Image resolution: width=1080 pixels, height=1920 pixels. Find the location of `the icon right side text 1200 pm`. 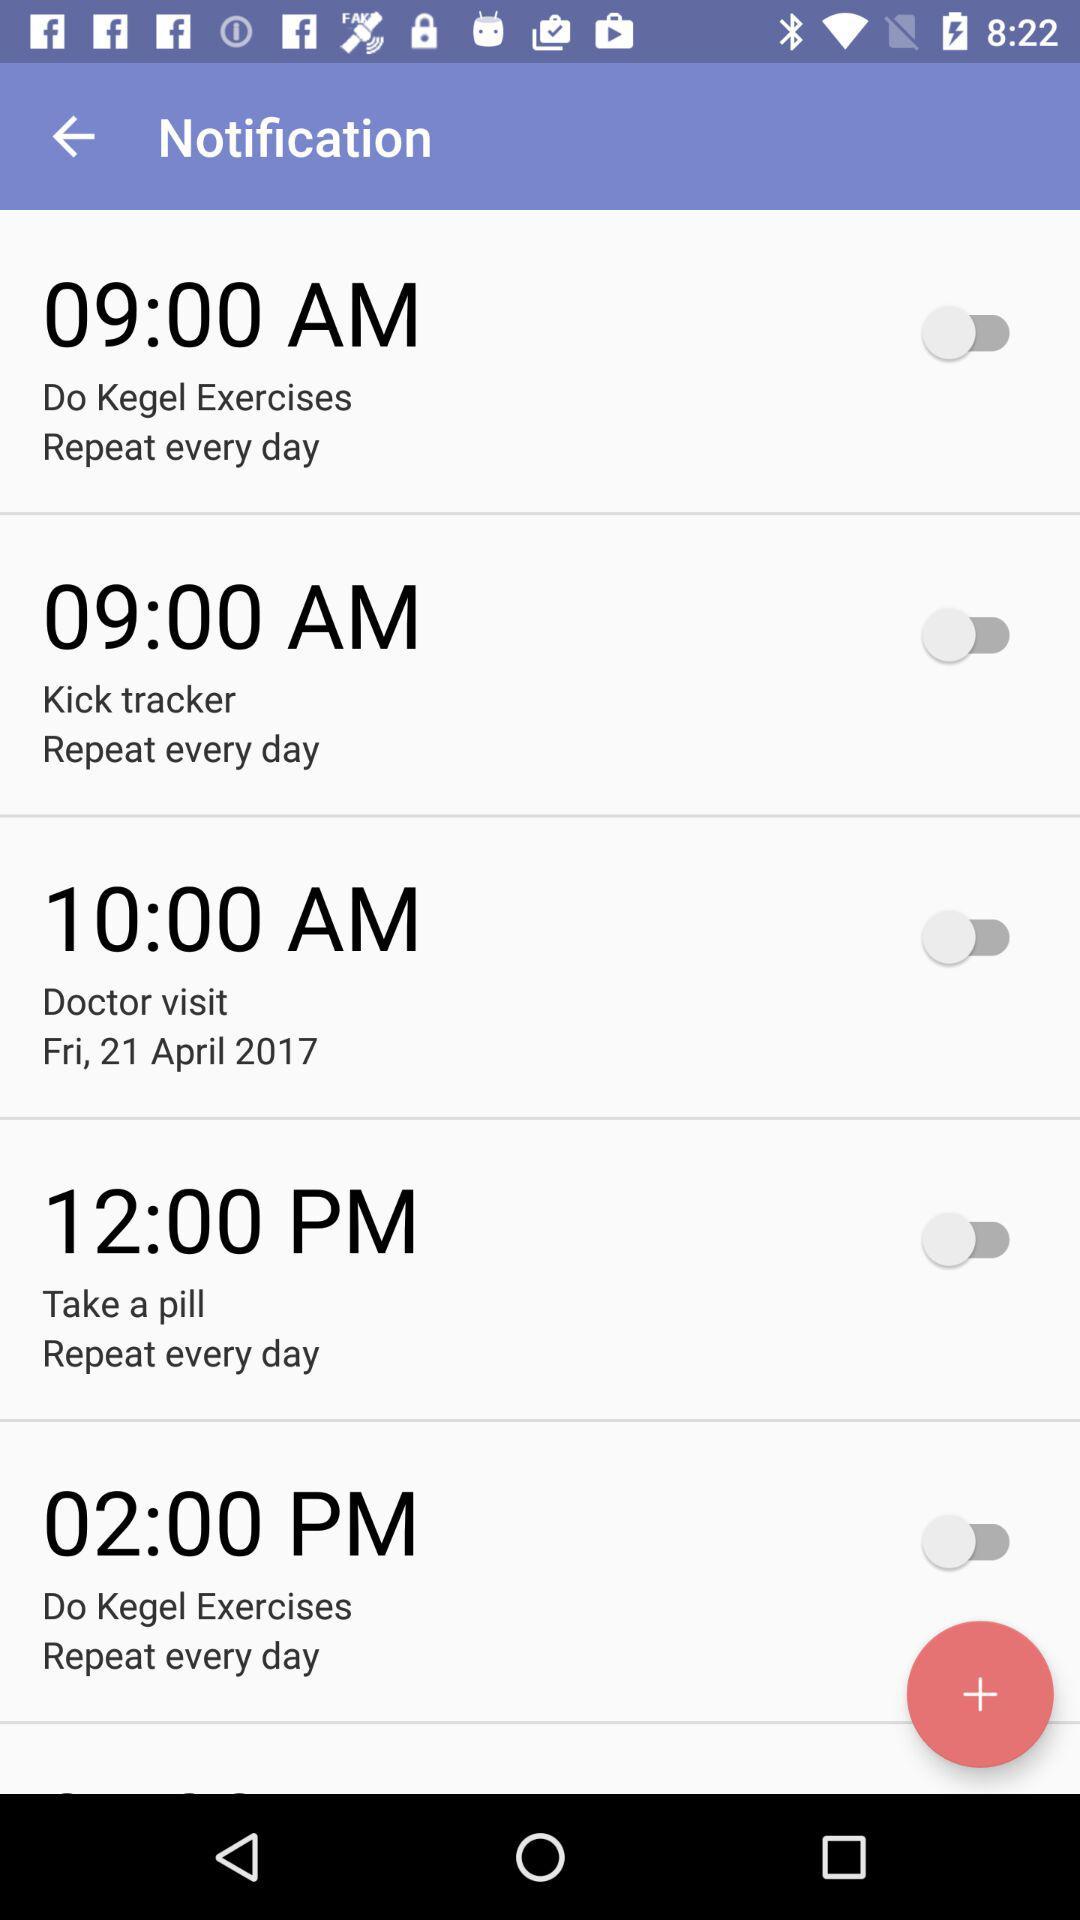

the icon right side text 1200 pm is located at coordinates (974, 1238).